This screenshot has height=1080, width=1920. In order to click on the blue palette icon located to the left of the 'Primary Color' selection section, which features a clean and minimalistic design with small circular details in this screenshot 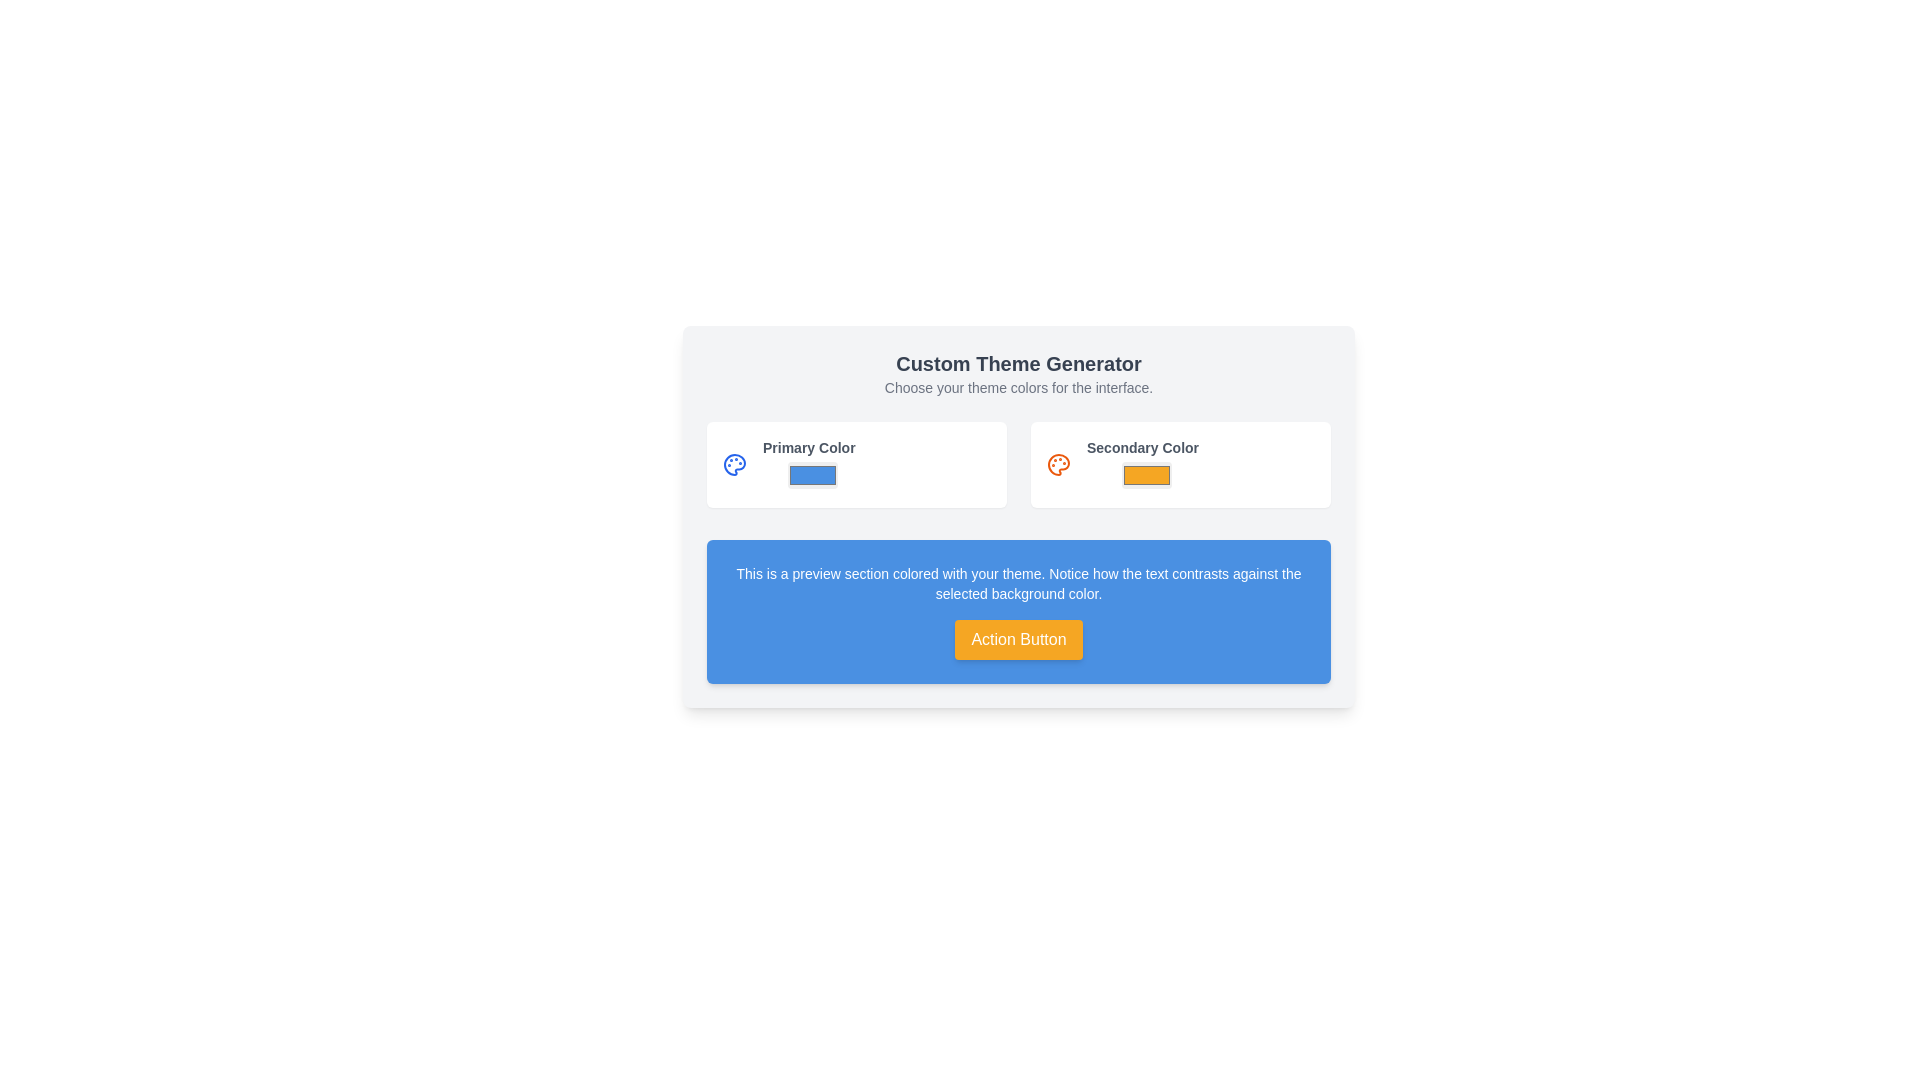, I will do `click(733, 465)`.